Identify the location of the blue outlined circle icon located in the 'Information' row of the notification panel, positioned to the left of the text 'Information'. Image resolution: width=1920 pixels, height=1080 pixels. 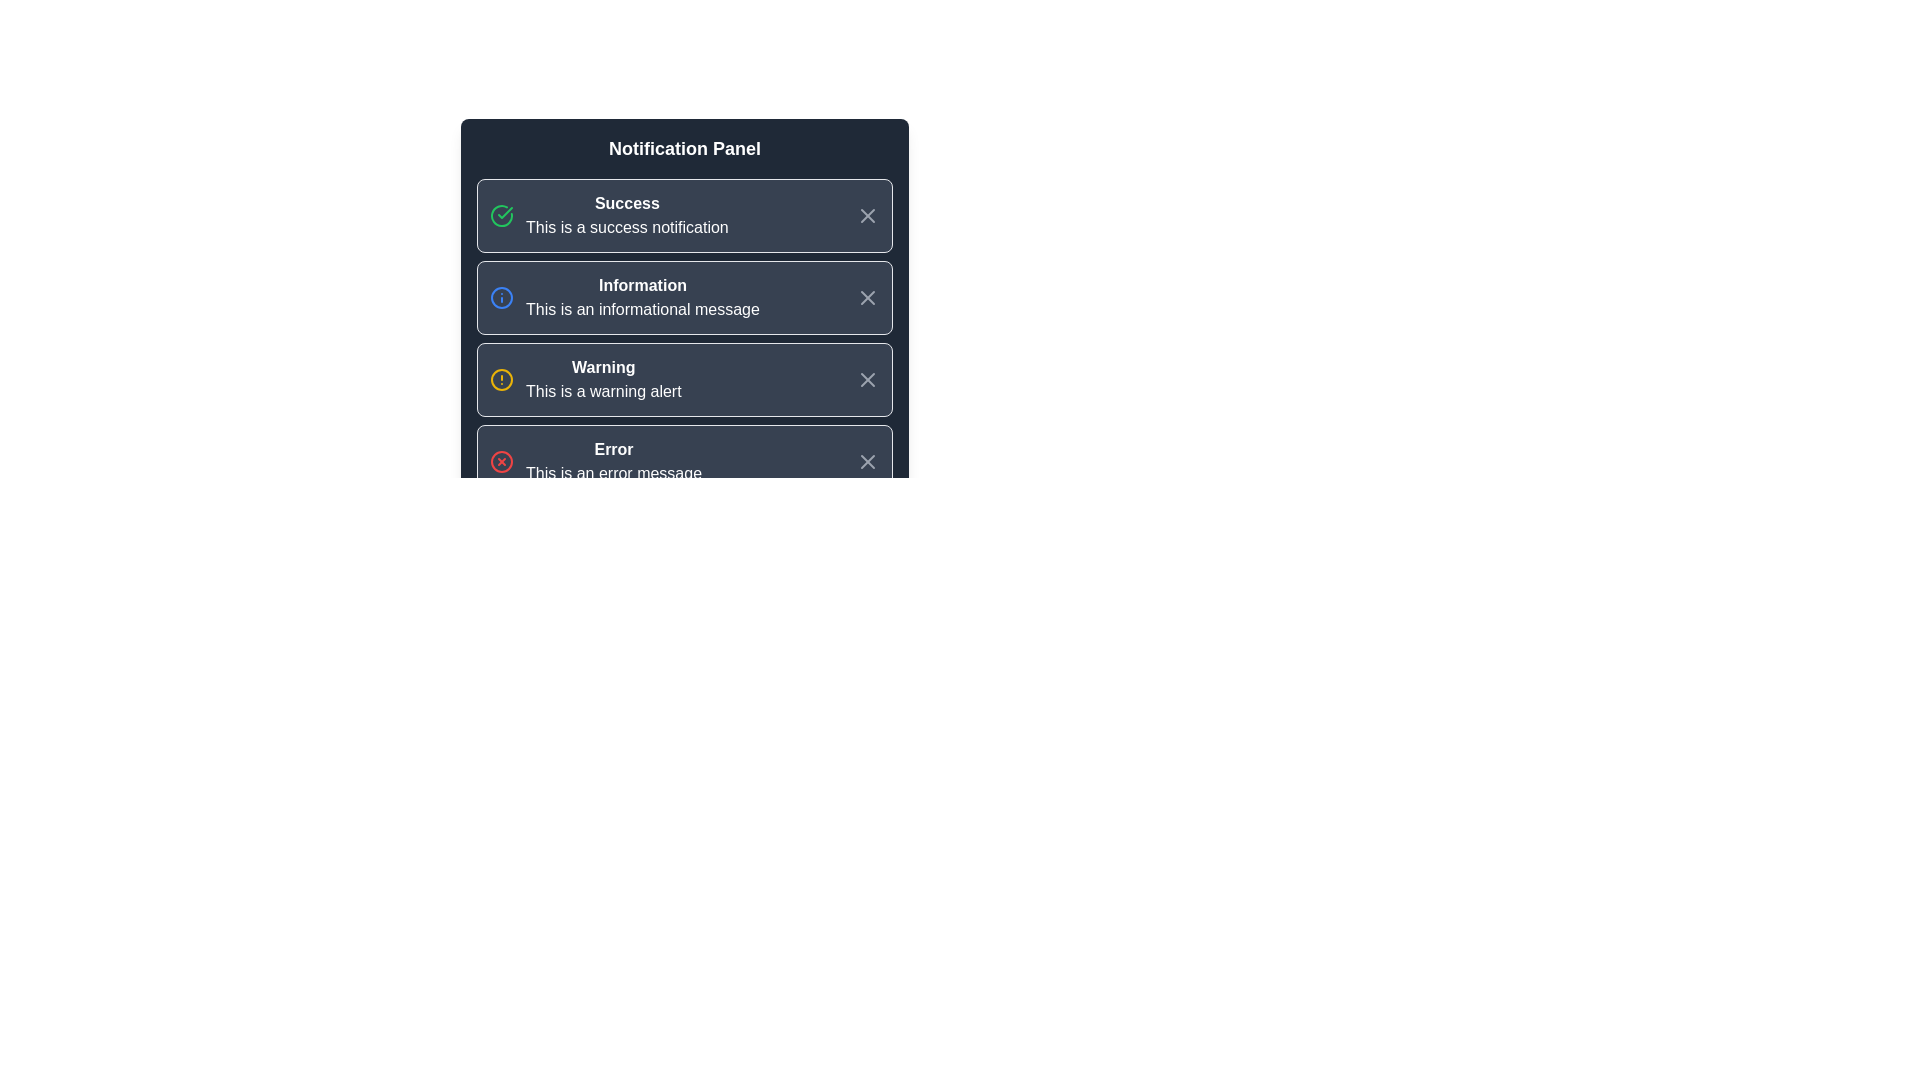
(502, 297).